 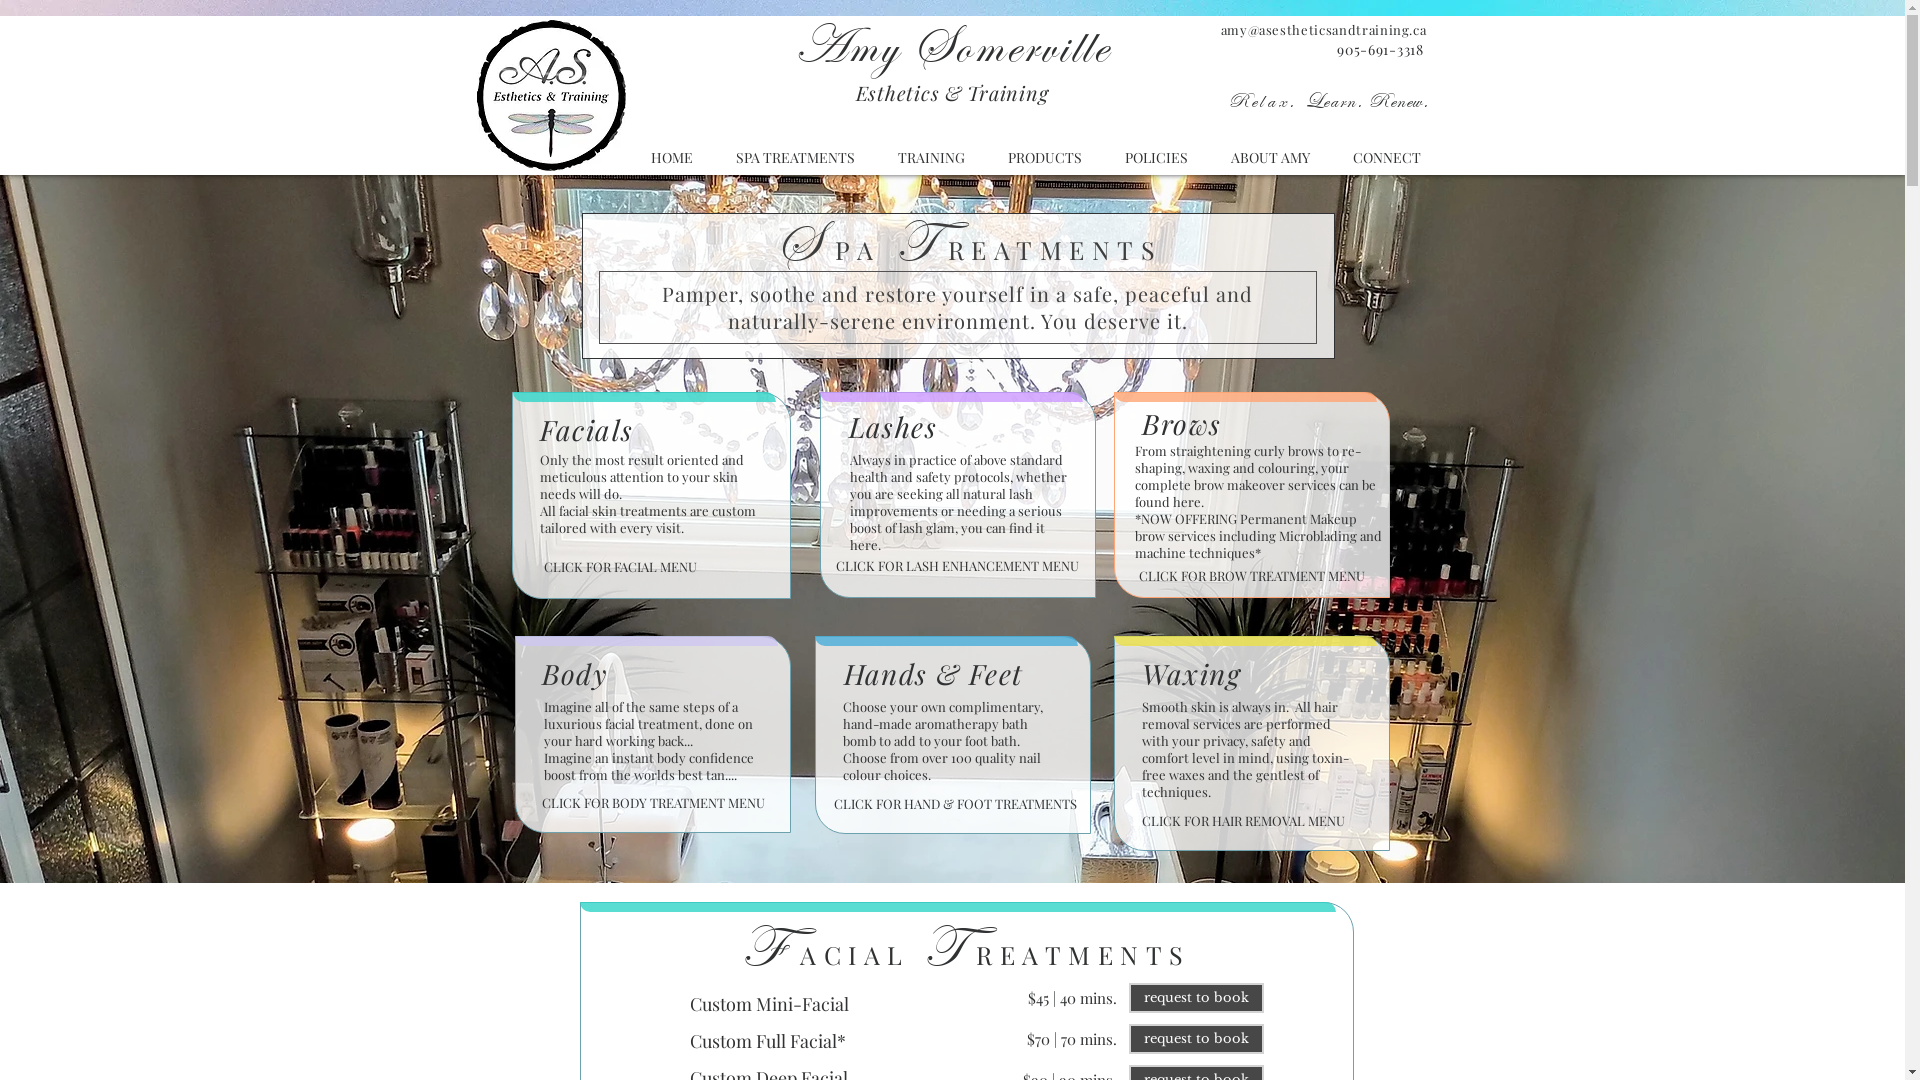 What do you see at coordinates (794, 156) in the screenshot?
I see `'SPA TREATMENTS'` at bounding box center [794, 156].